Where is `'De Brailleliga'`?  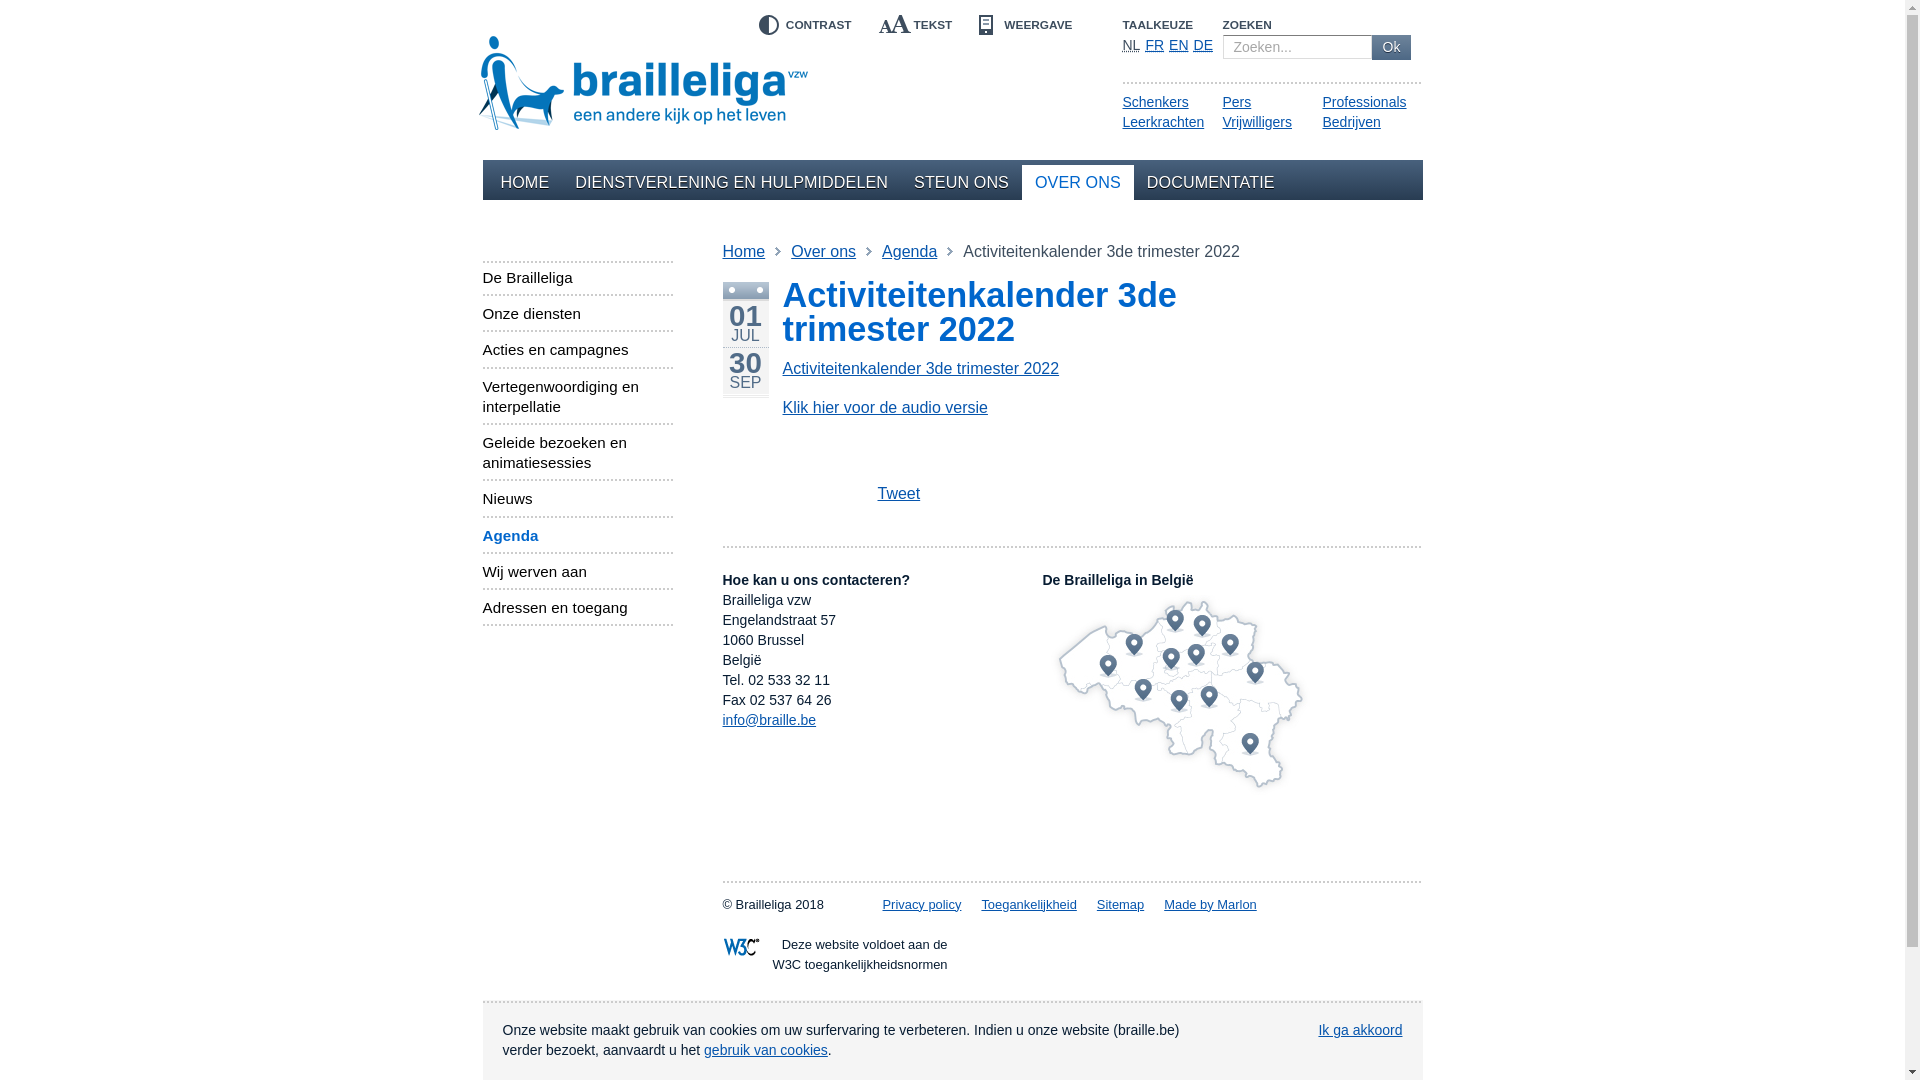 'De Brailleliga' is located at coordinates (575, 277).